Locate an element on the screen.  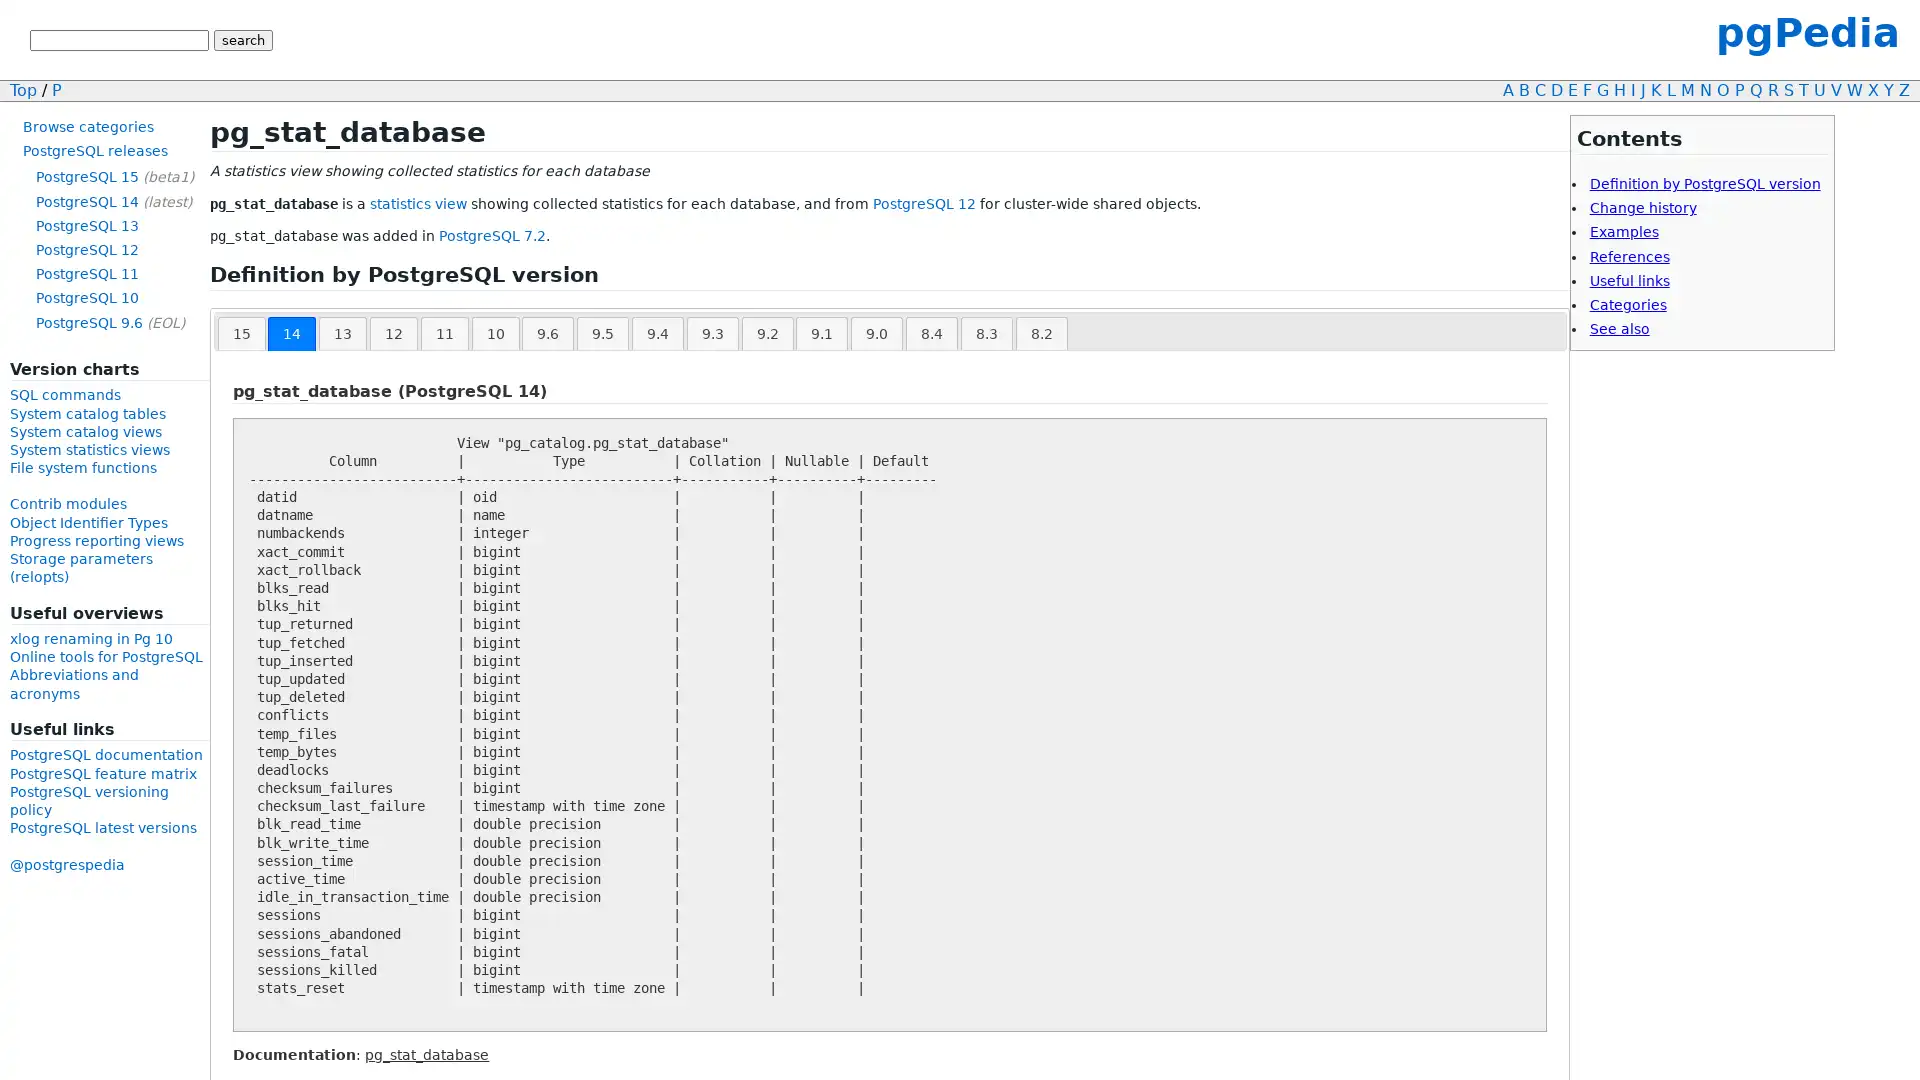
search is located at coordinates (242, 40).